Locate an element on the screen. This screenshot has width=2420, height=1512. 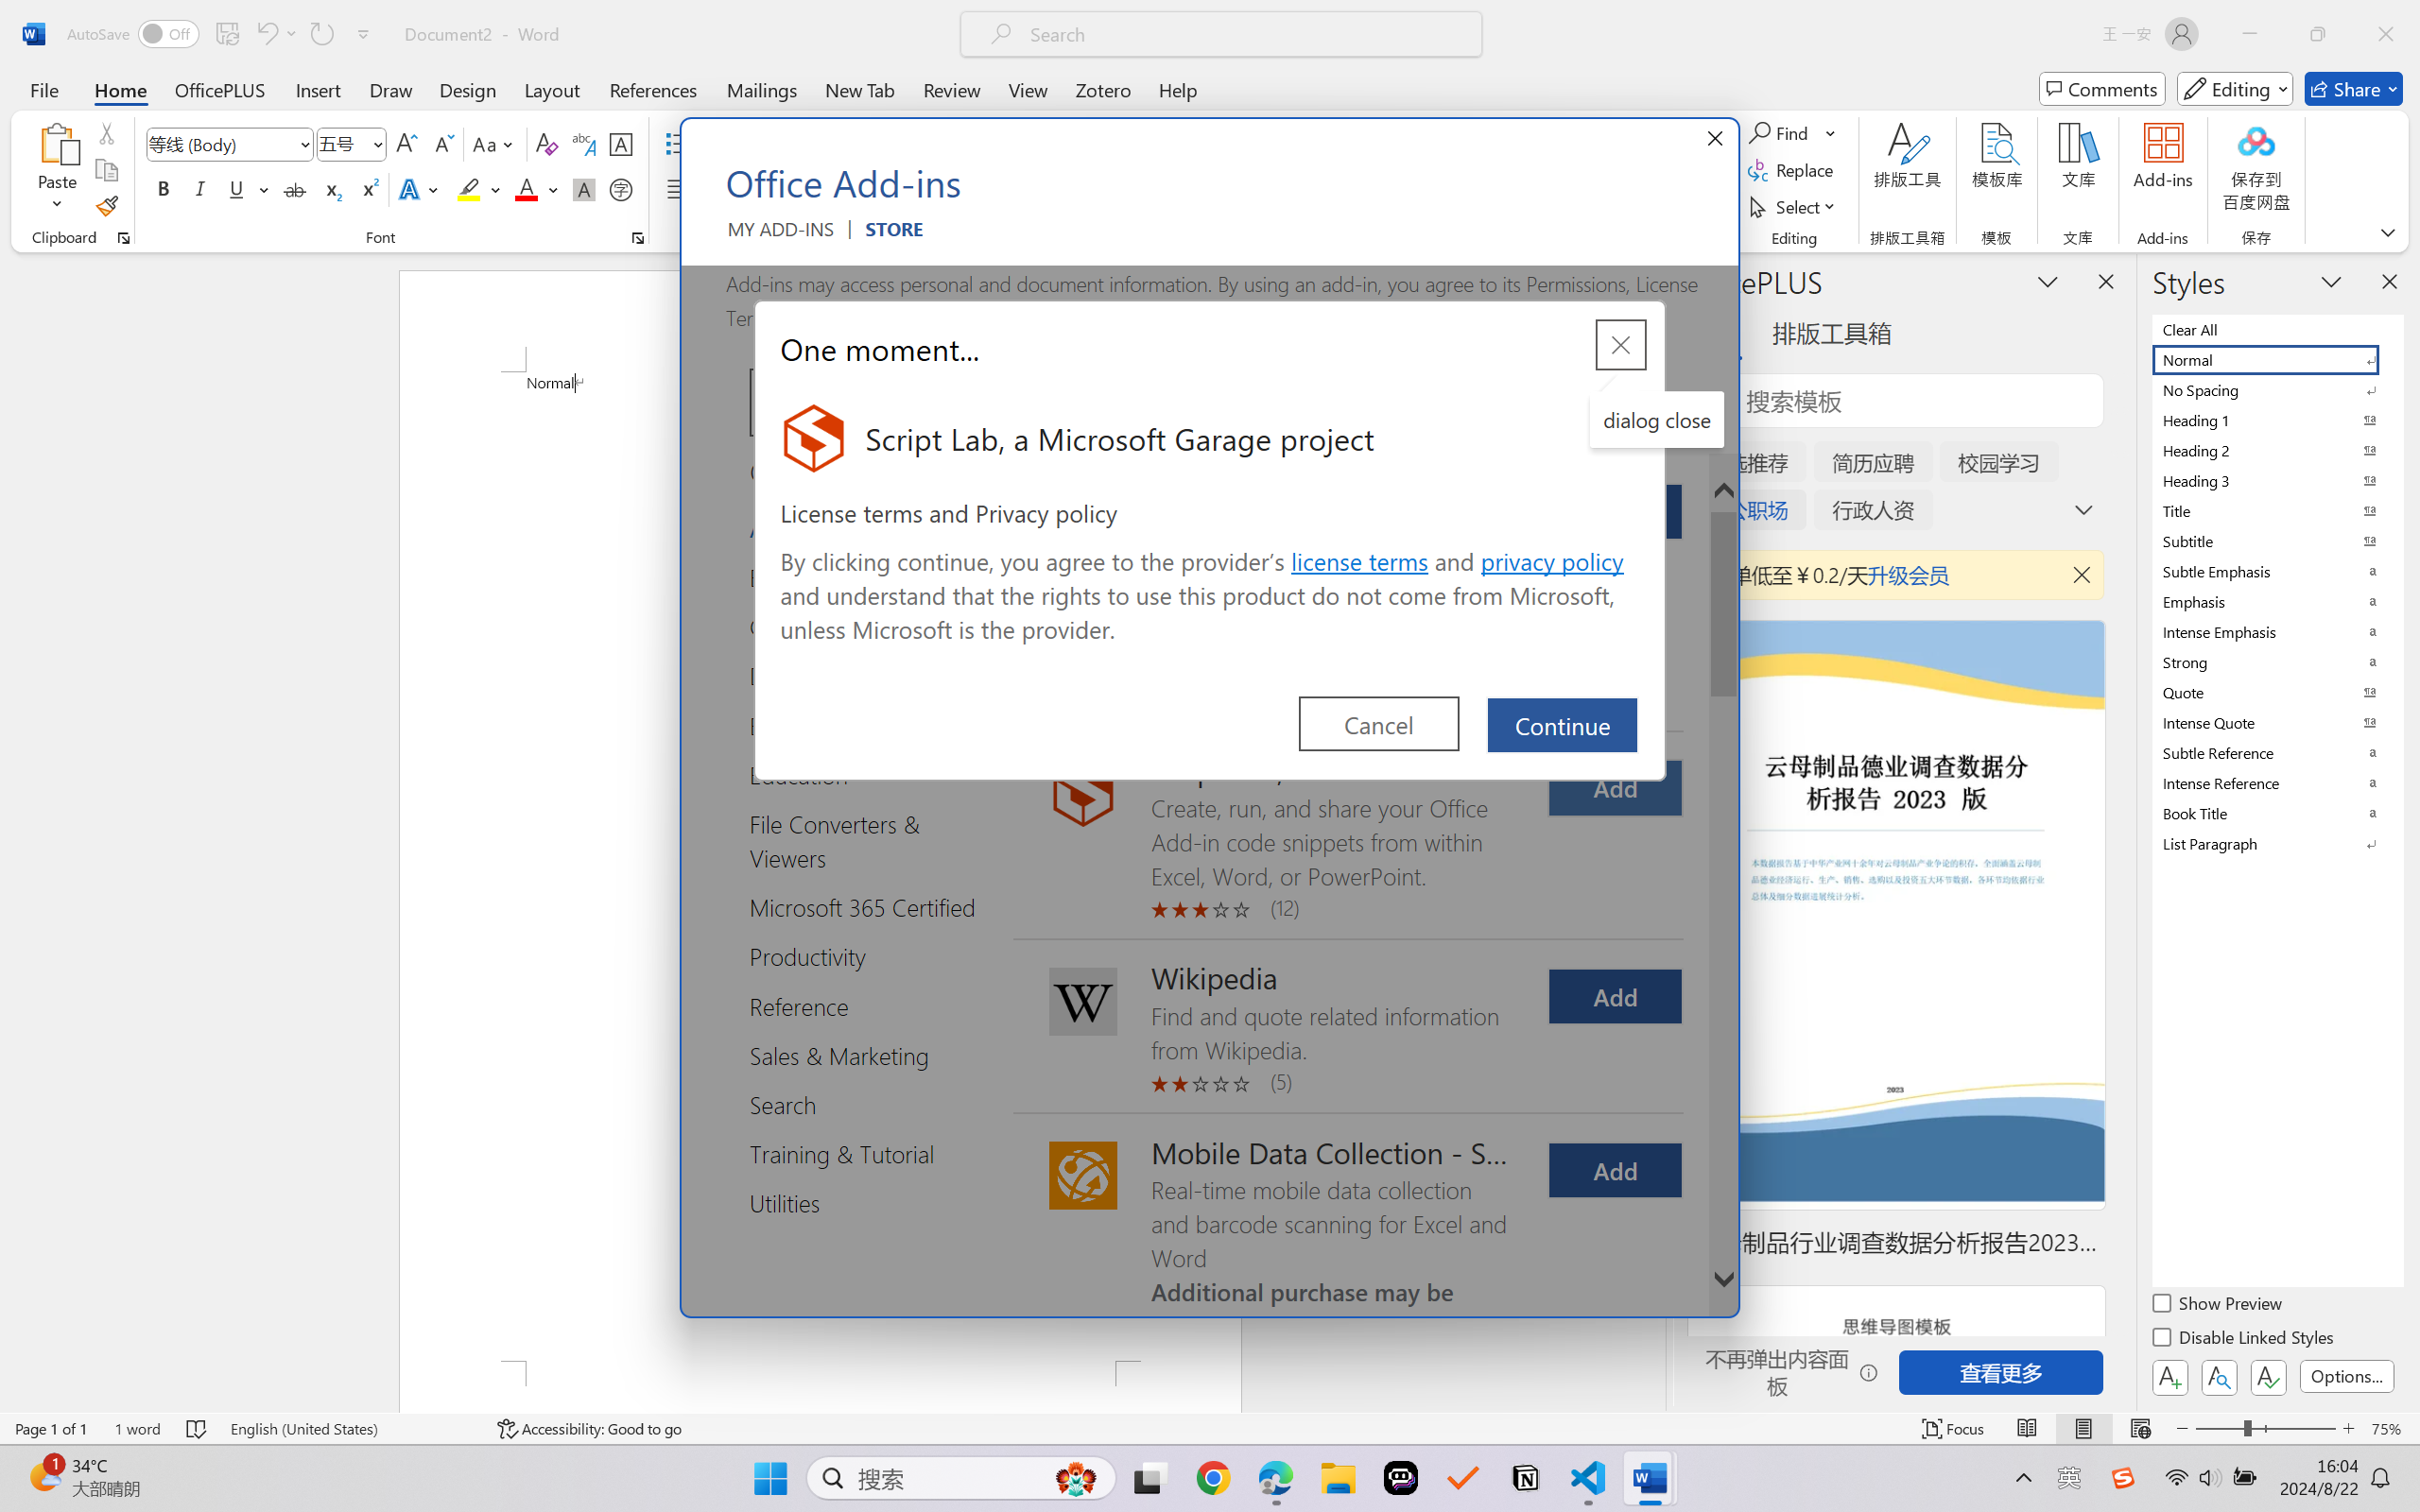
'Strong' is located at coordinates (2275, 662).